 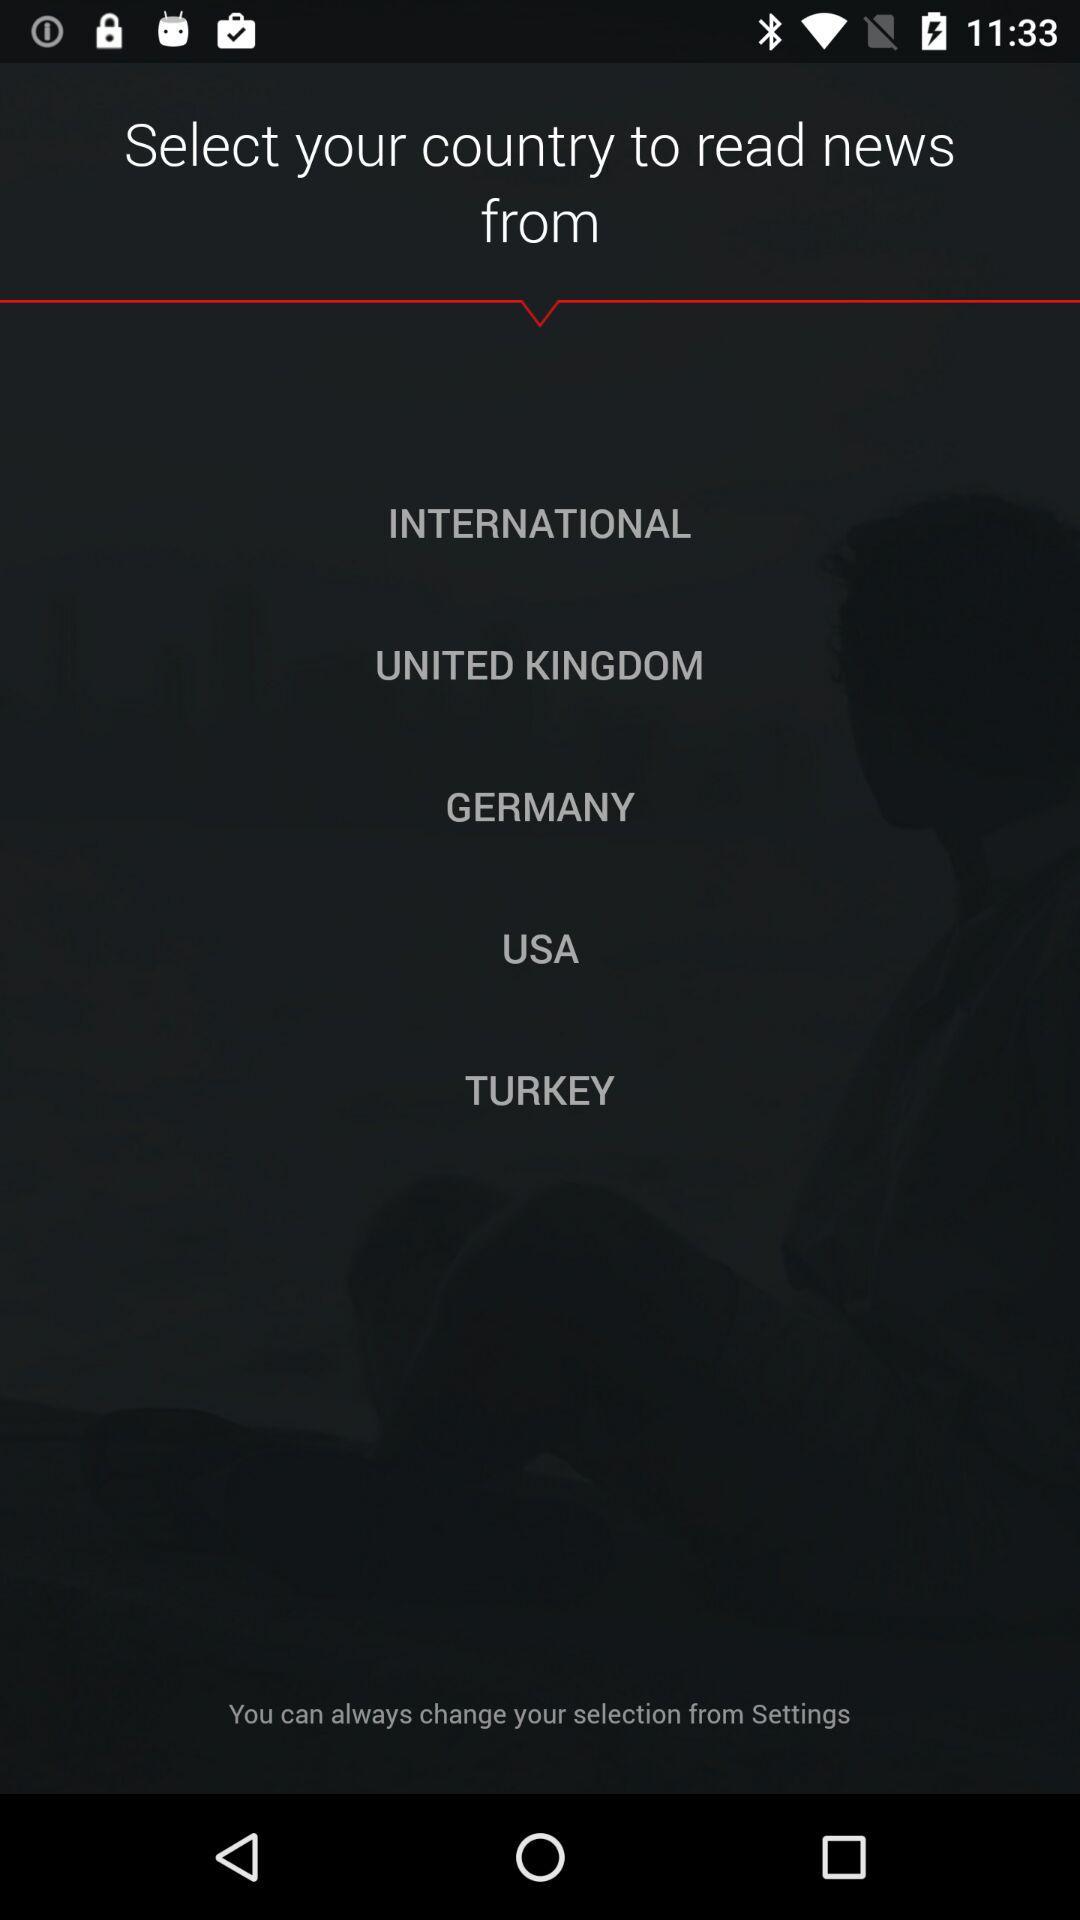 I want to click on icon below the germany icon, so click(x=540, y=946).